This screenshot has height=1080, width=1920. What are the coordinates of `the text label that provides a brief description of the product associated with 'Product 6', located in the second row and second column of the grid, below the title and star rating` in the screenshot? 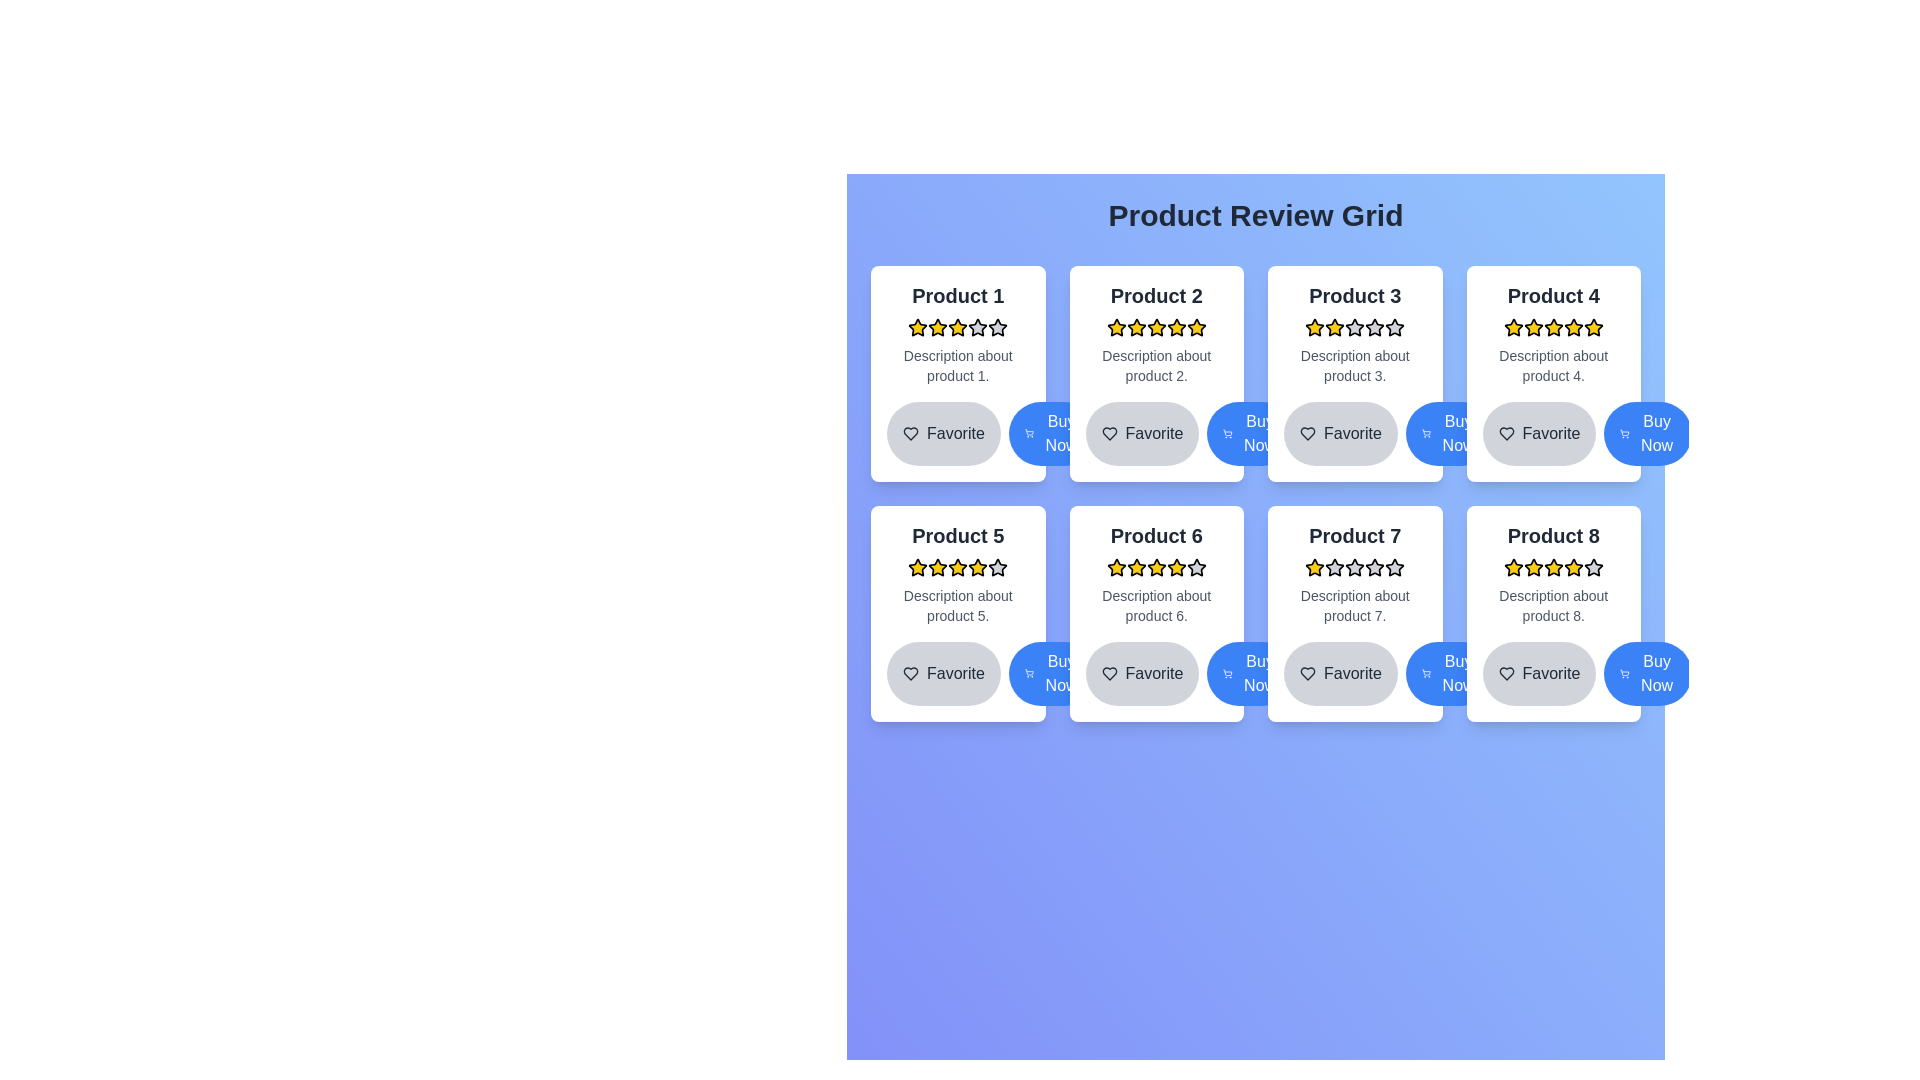 It's located at (1156, 604).